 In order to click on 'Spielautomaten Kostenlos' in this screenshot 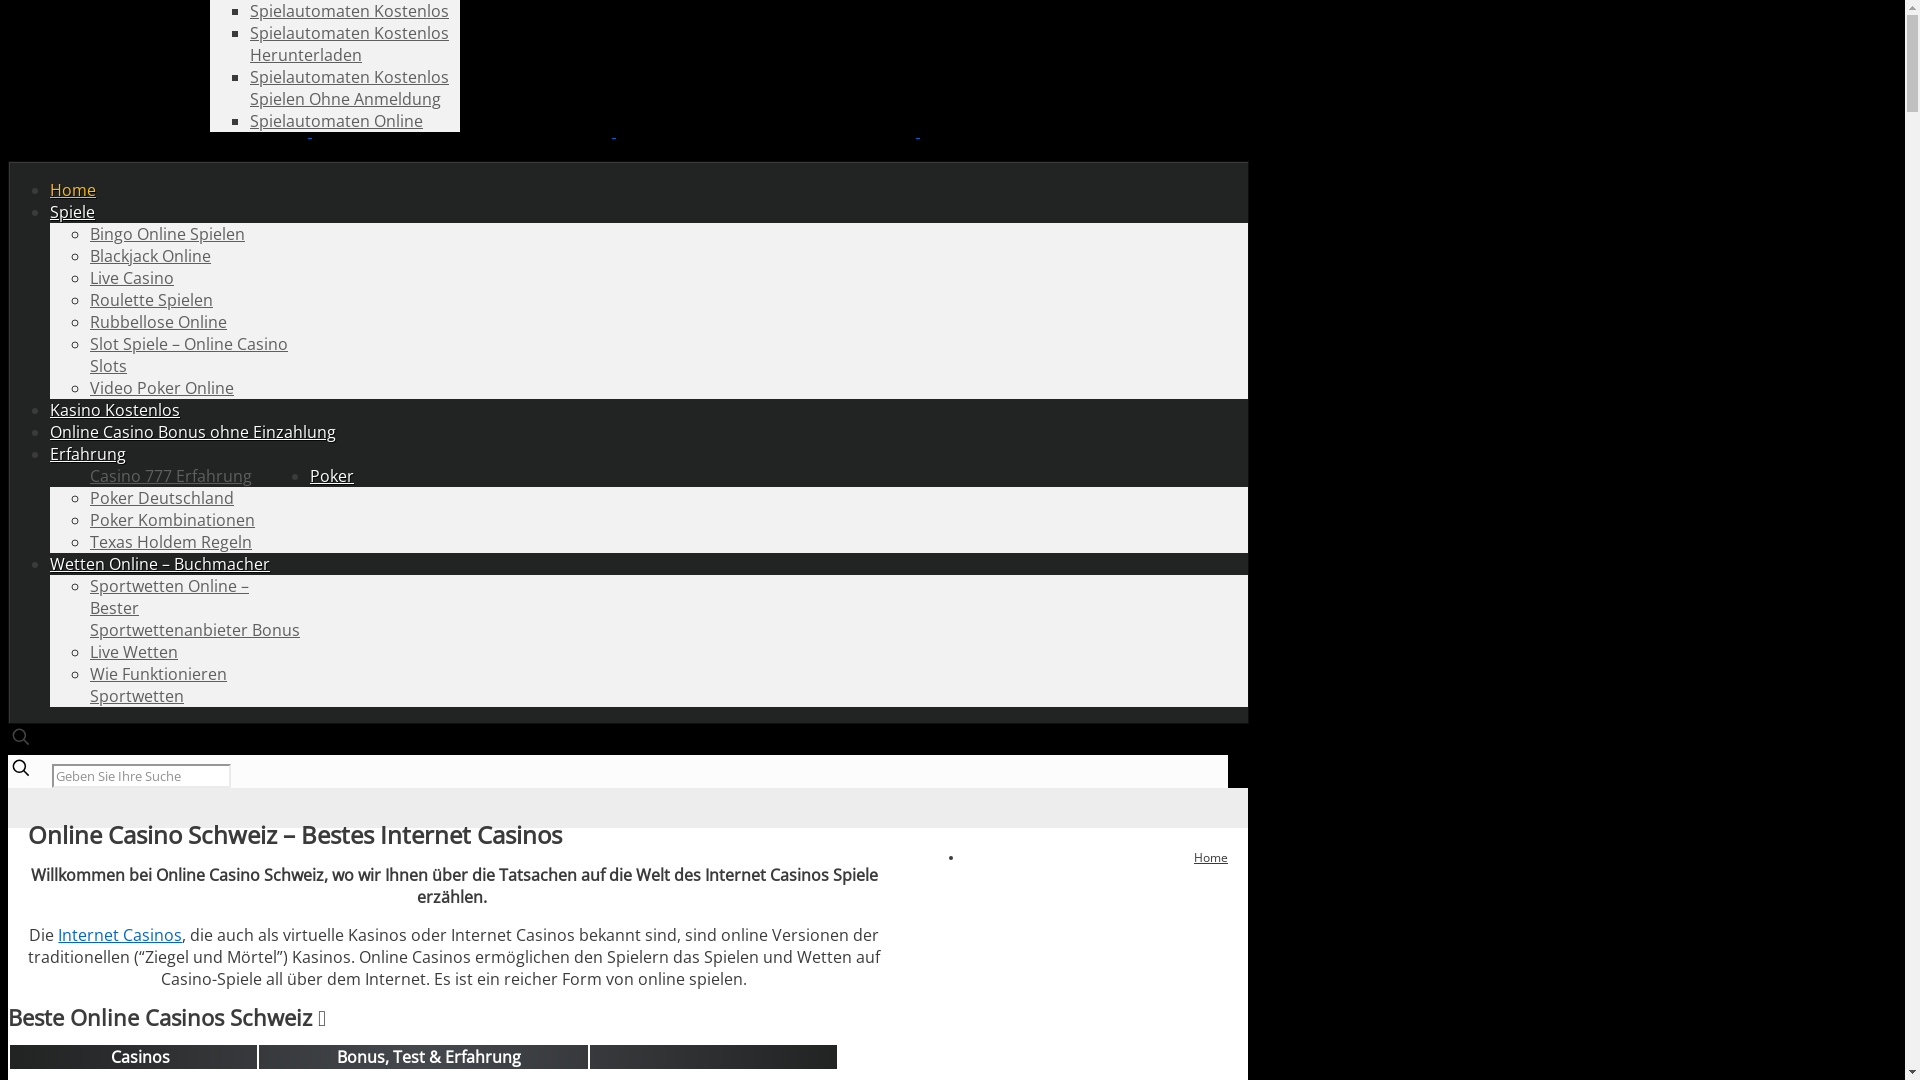, I will do `click(248, 11)`.